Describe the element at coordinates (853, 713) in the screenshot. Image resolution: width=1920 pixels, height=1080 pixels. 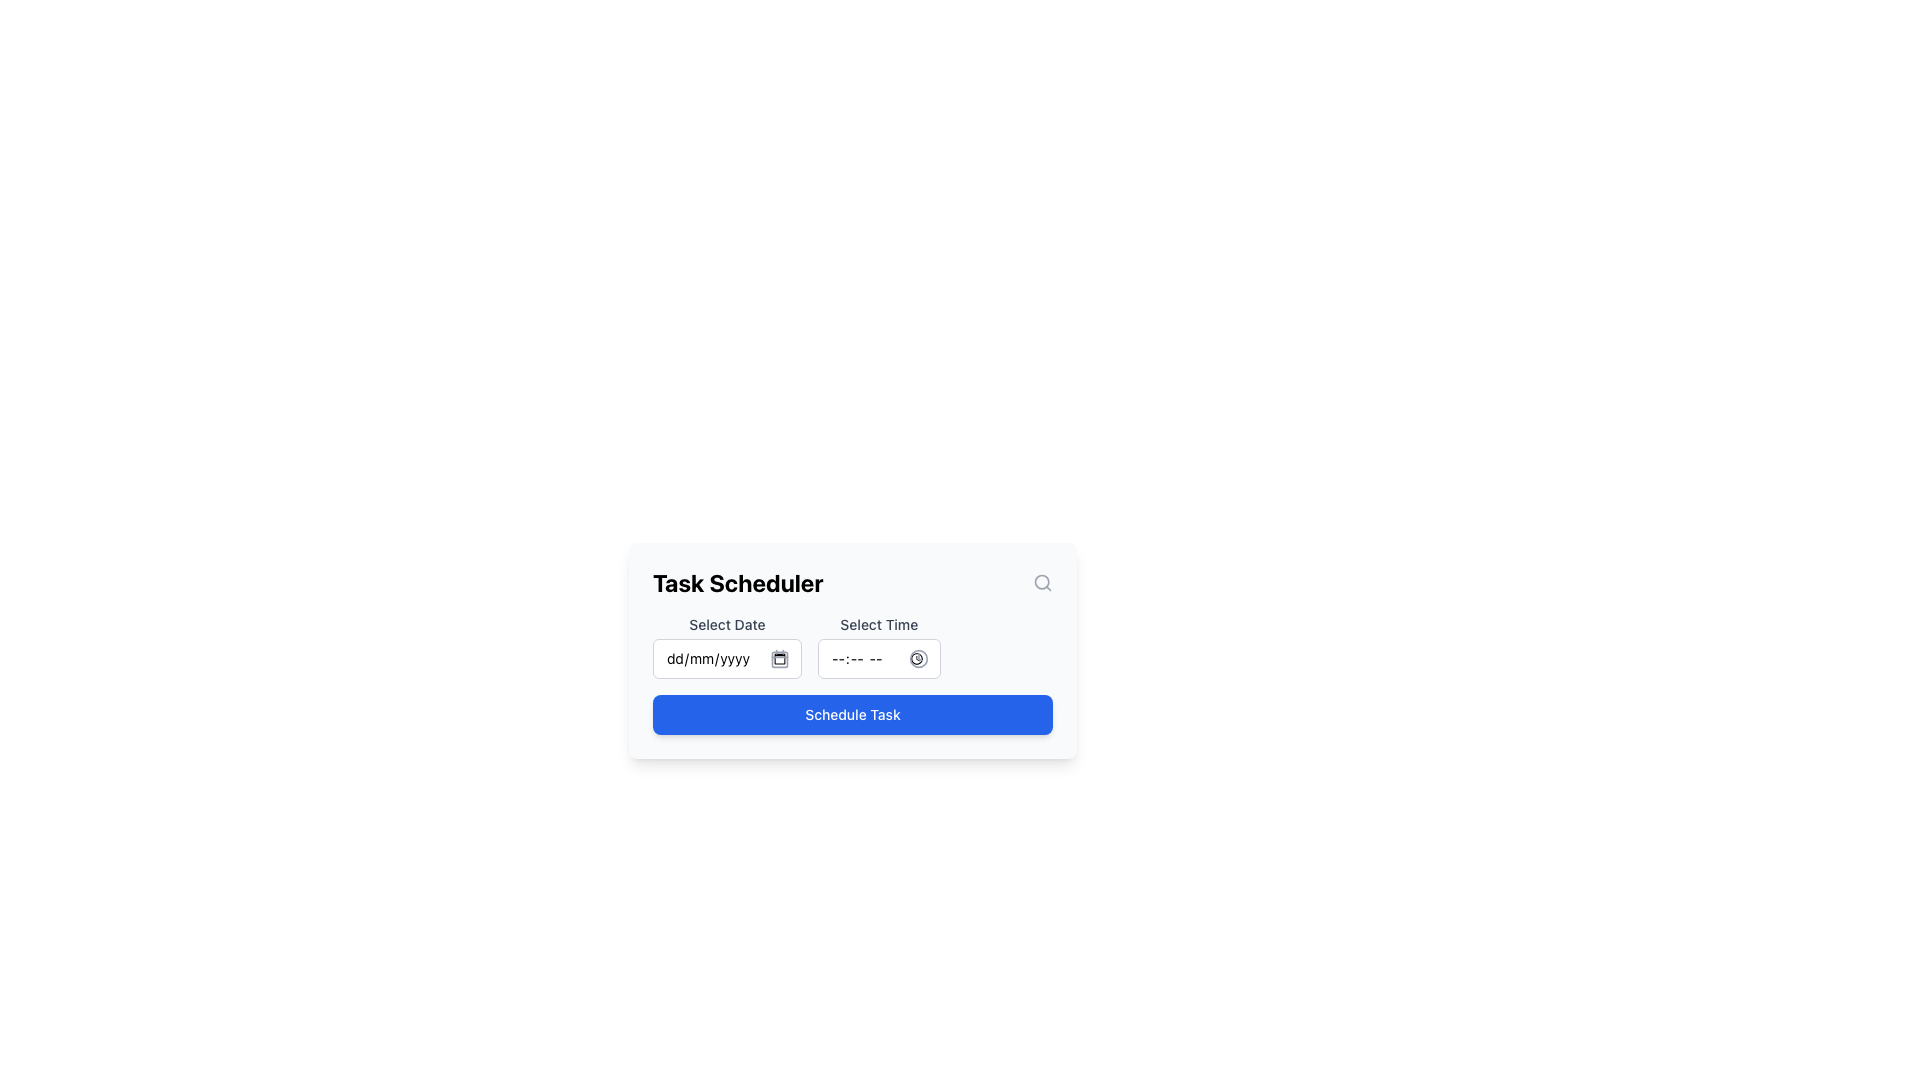
I see `the 'Schedule Task' button with a blue background and white text` at that location.